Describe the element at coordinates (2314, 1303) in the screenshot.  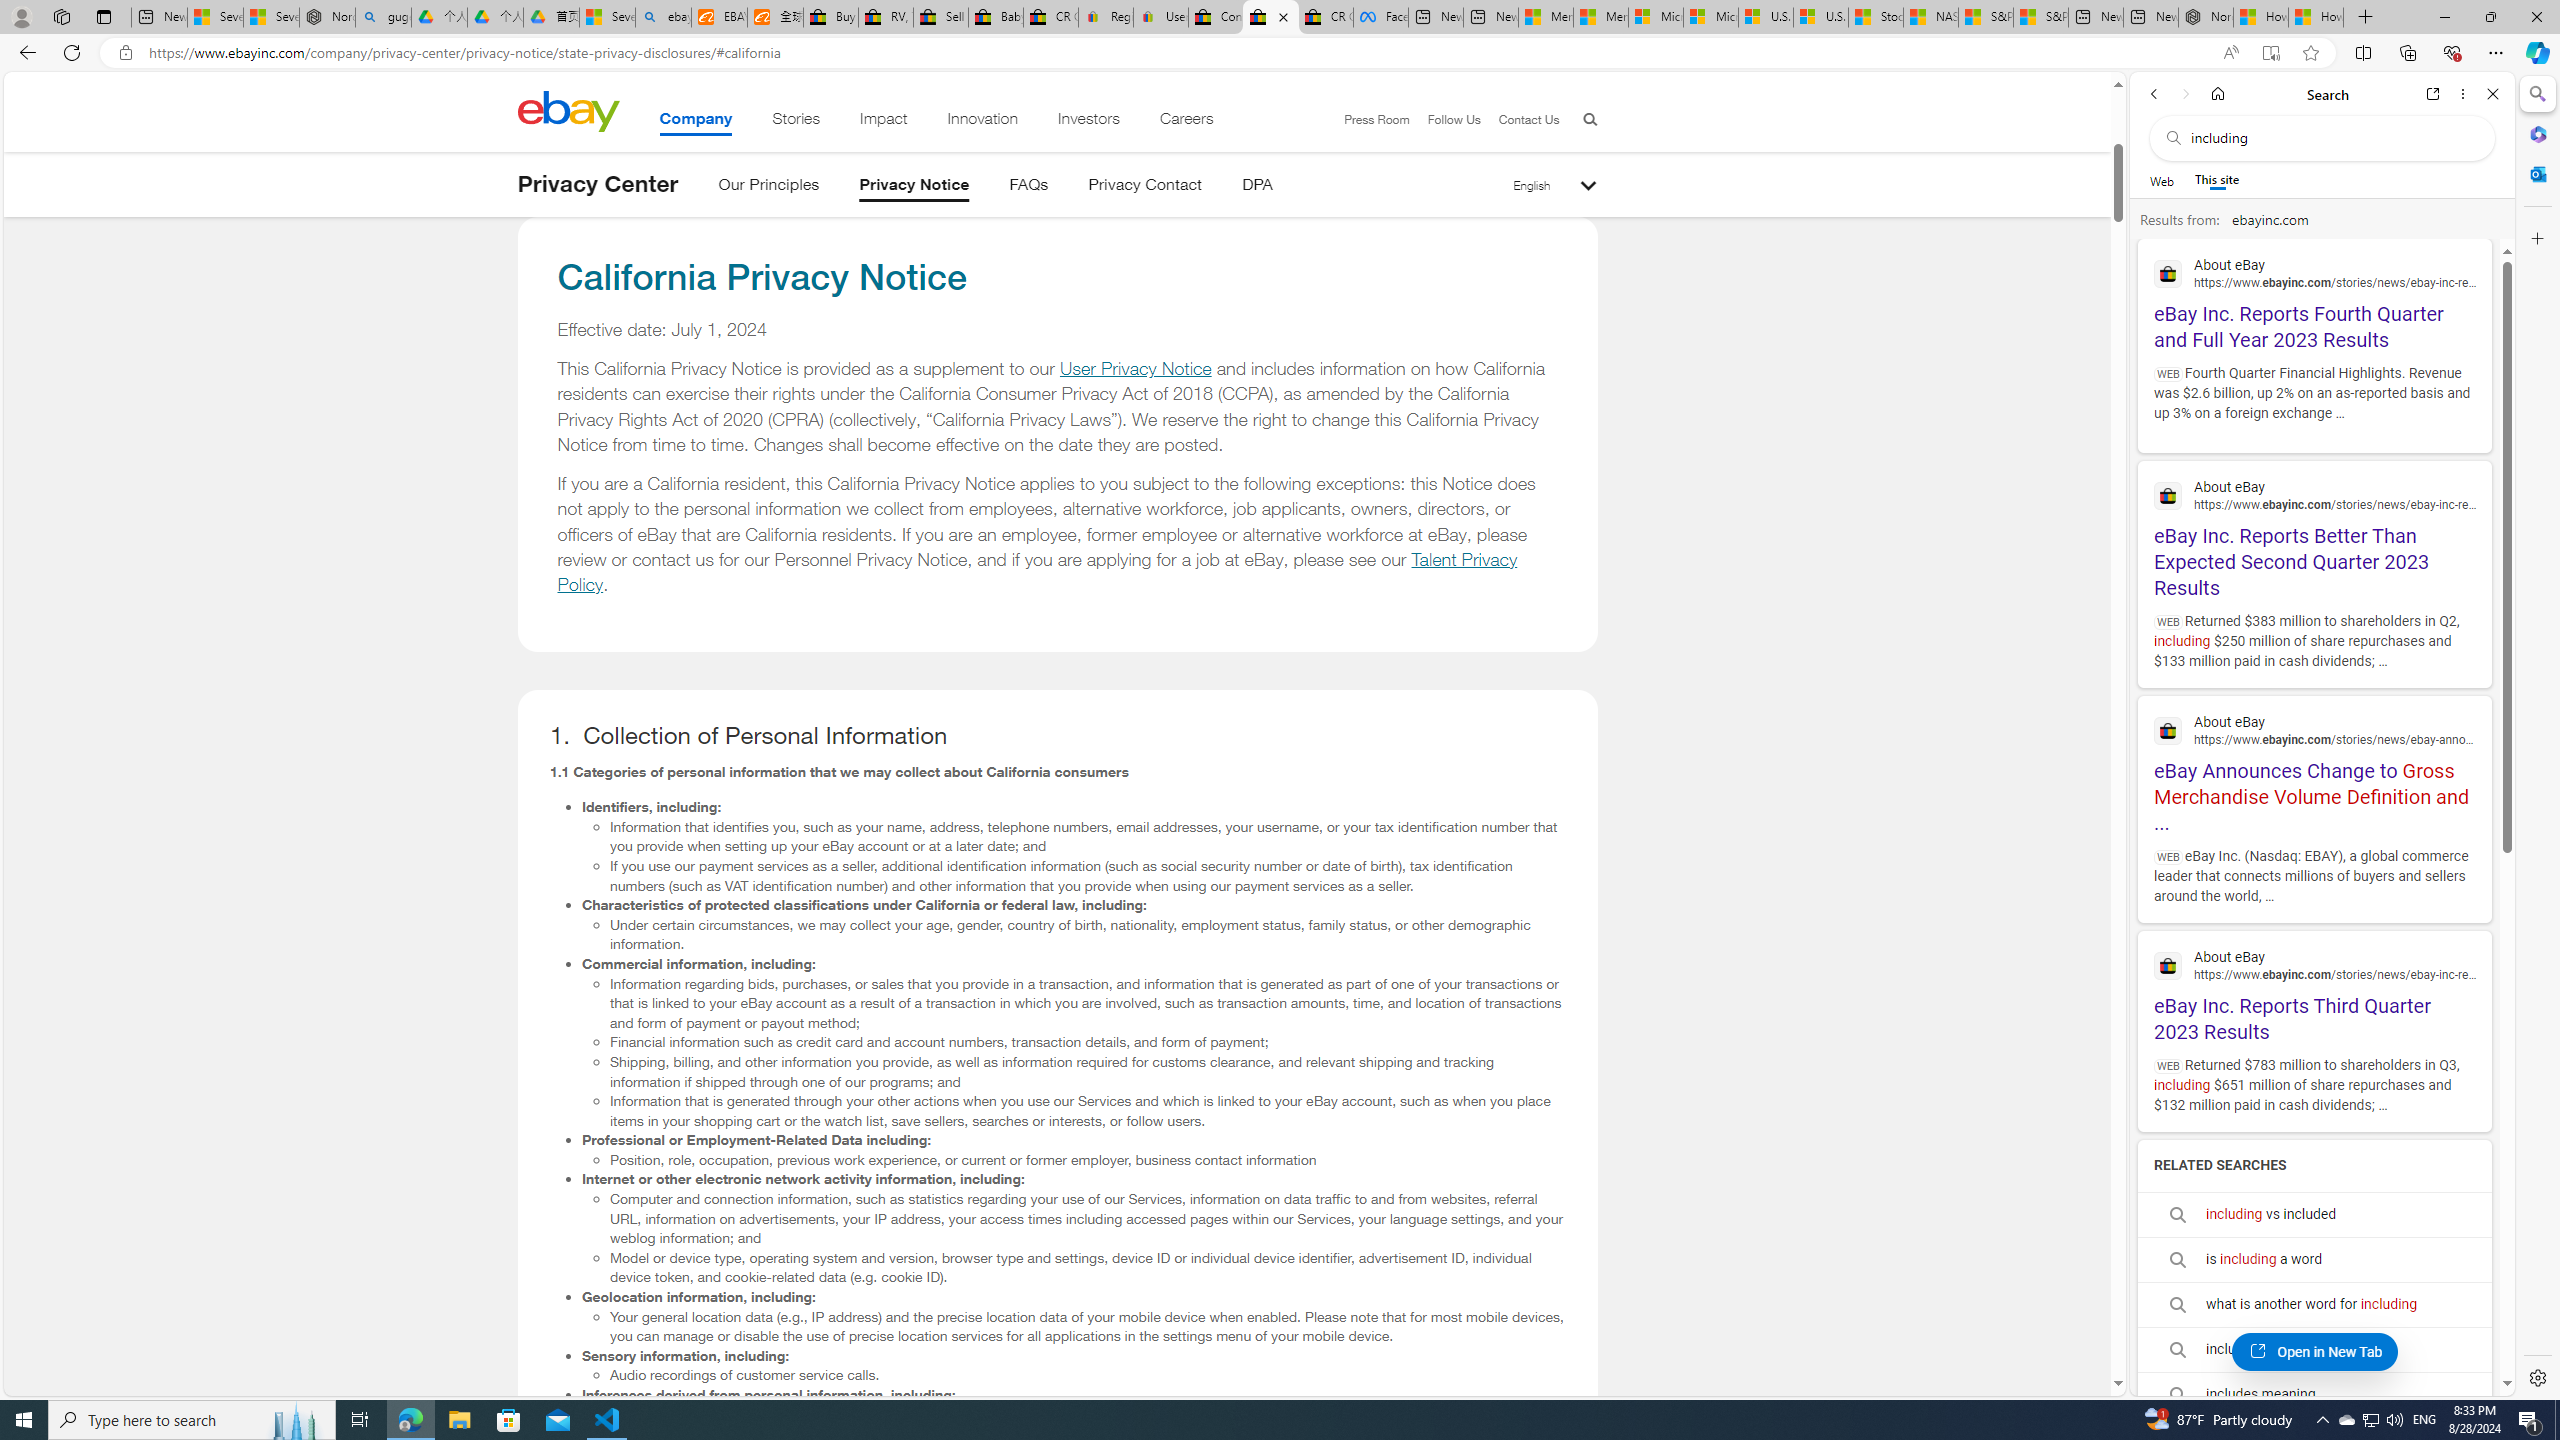
I see `'what is another word for including'` at that location.